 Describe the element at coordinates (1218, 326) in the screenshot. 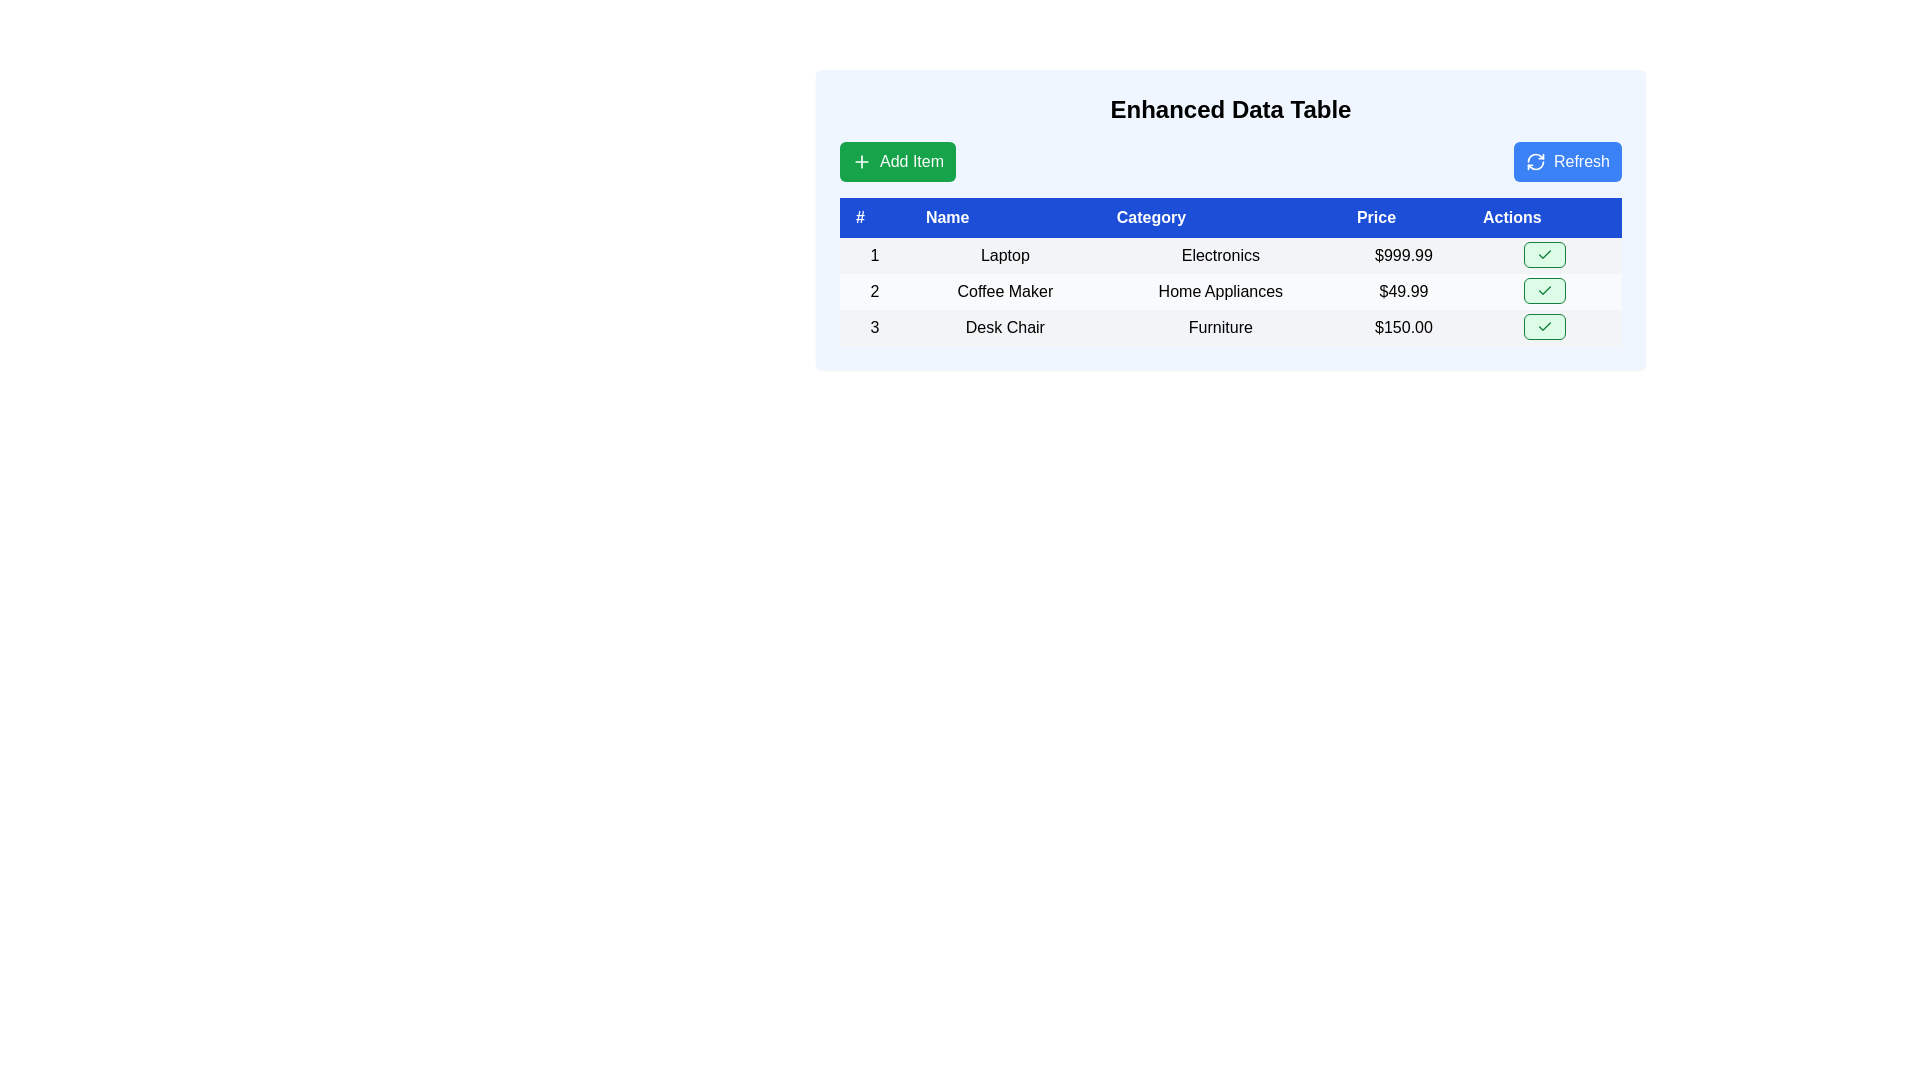

I see `text label 'Furniture' which is displayed in plain black text on a light gray background, located in the third row of the table under the 'Category' column` at that location.